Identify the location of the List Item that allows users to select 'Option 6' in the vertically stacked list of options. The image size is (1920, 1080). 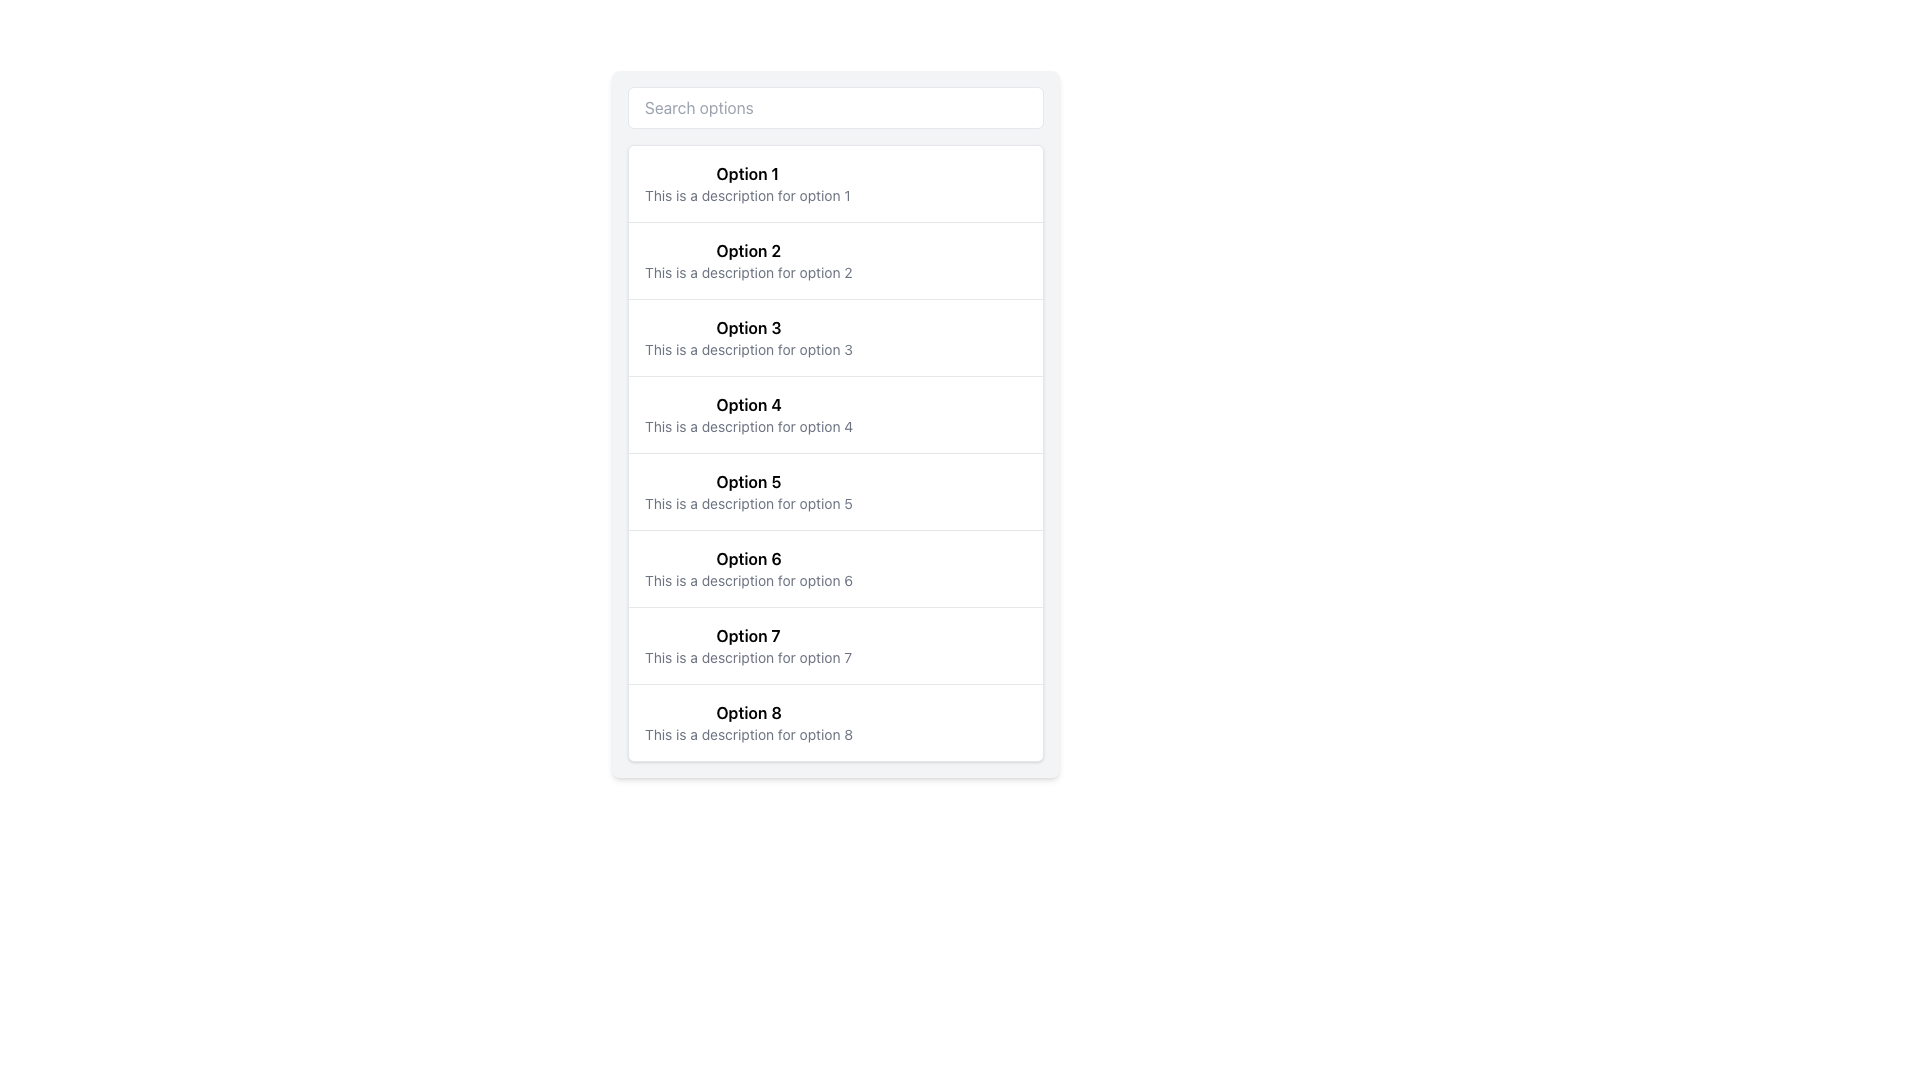
(835, 568).